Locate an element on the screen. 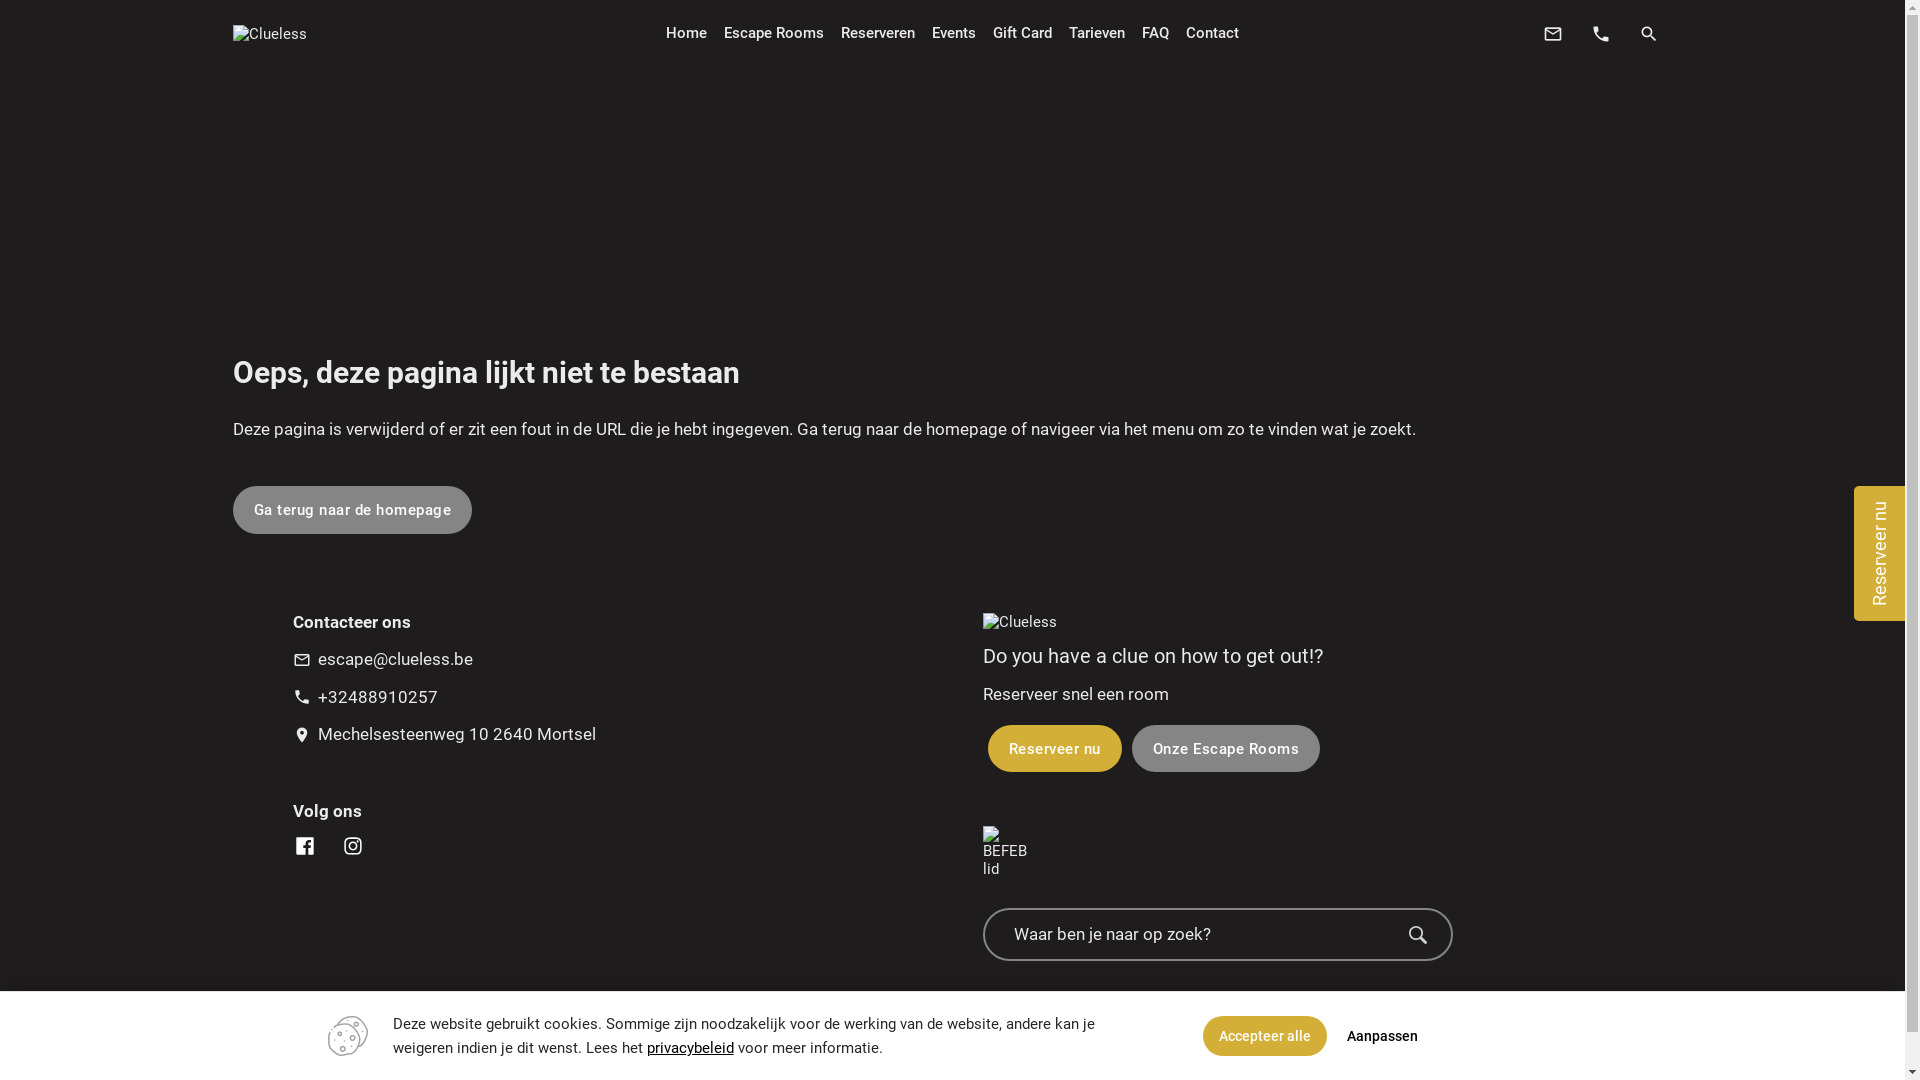 Image resolution: width=1920 pixels, height=1080 pixels. 'phone is located at coordinates (364, 700).